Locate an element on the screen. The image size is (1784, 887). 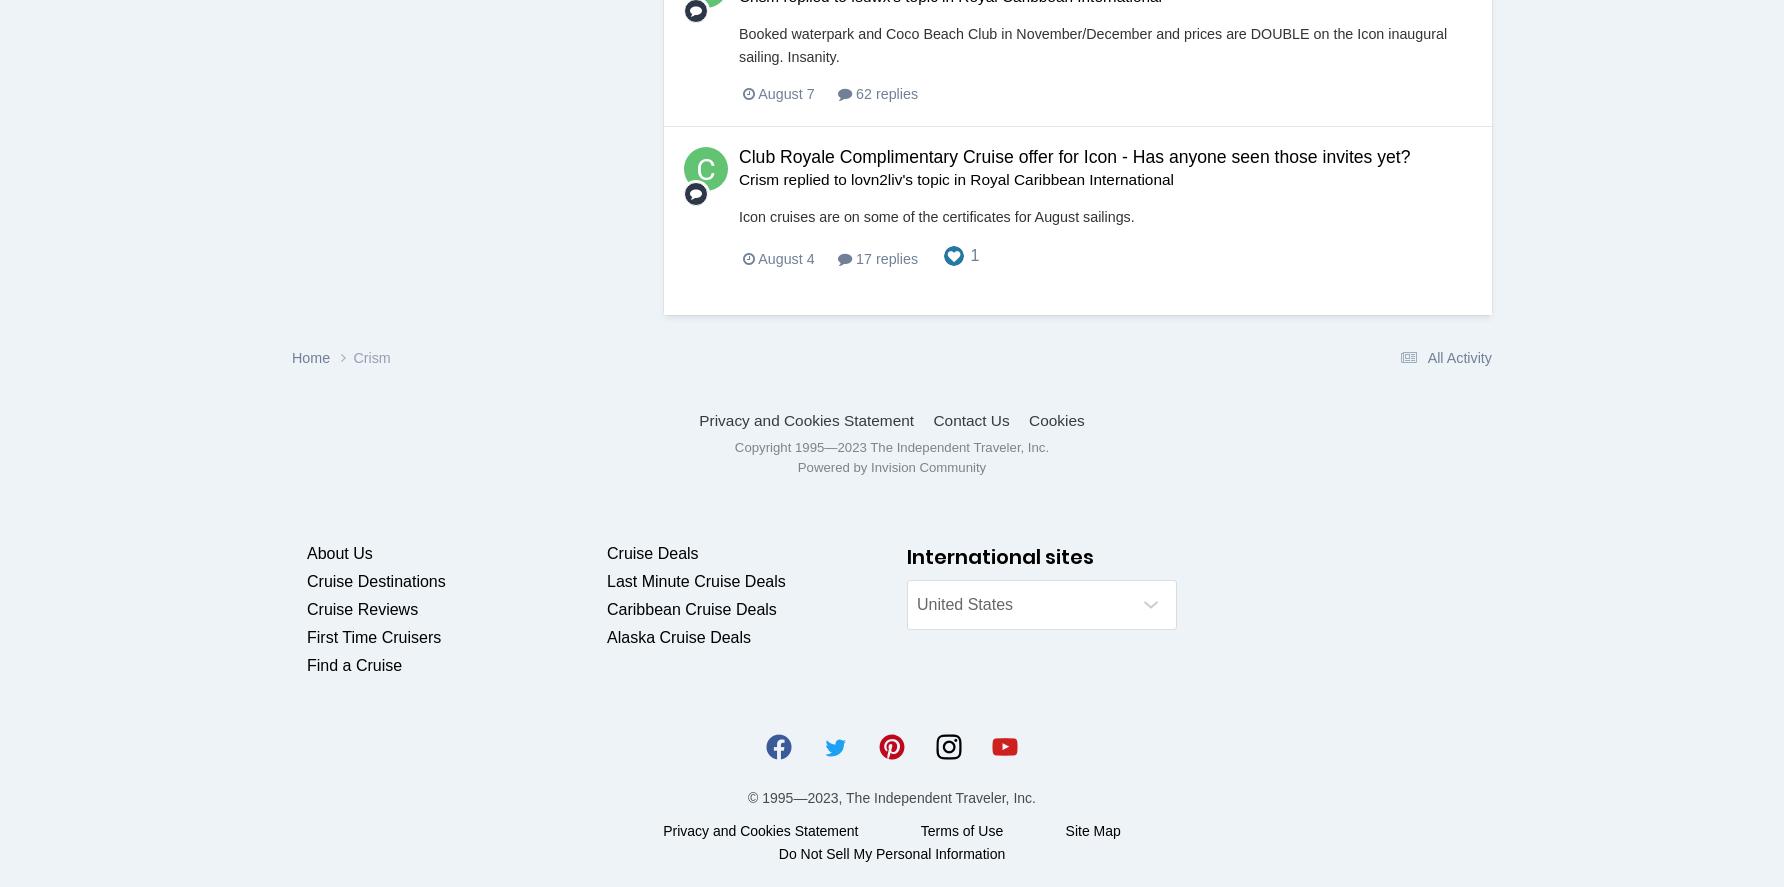
'Terms of Use' is located at coordinates (961, 829).